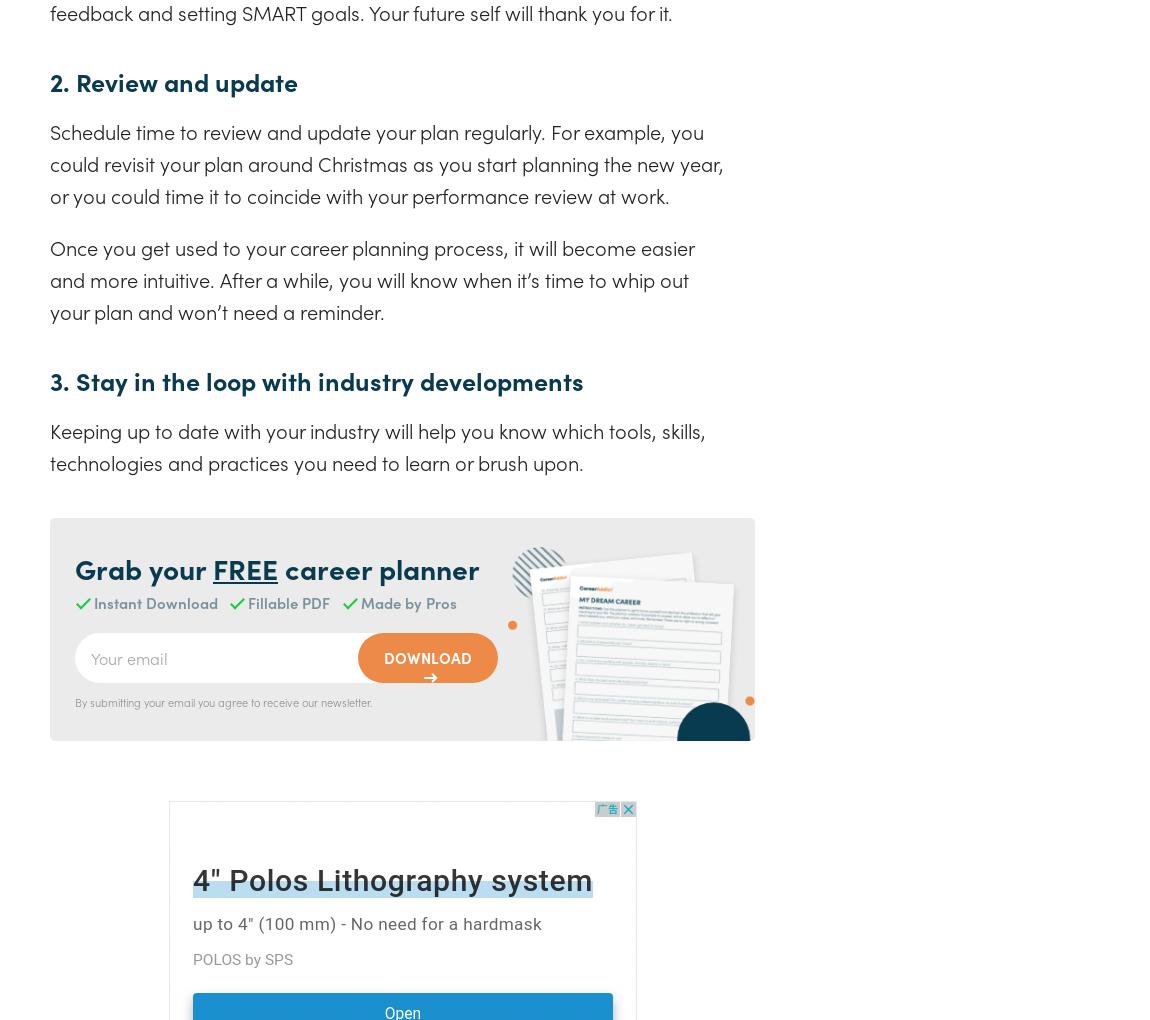 The width and height of the screenshot is (1150, 1020). Describe the element at coordinates (223, 700) in the screenshot. I see `'By submitting your email you agree to receive our newsletter.'` at that location.